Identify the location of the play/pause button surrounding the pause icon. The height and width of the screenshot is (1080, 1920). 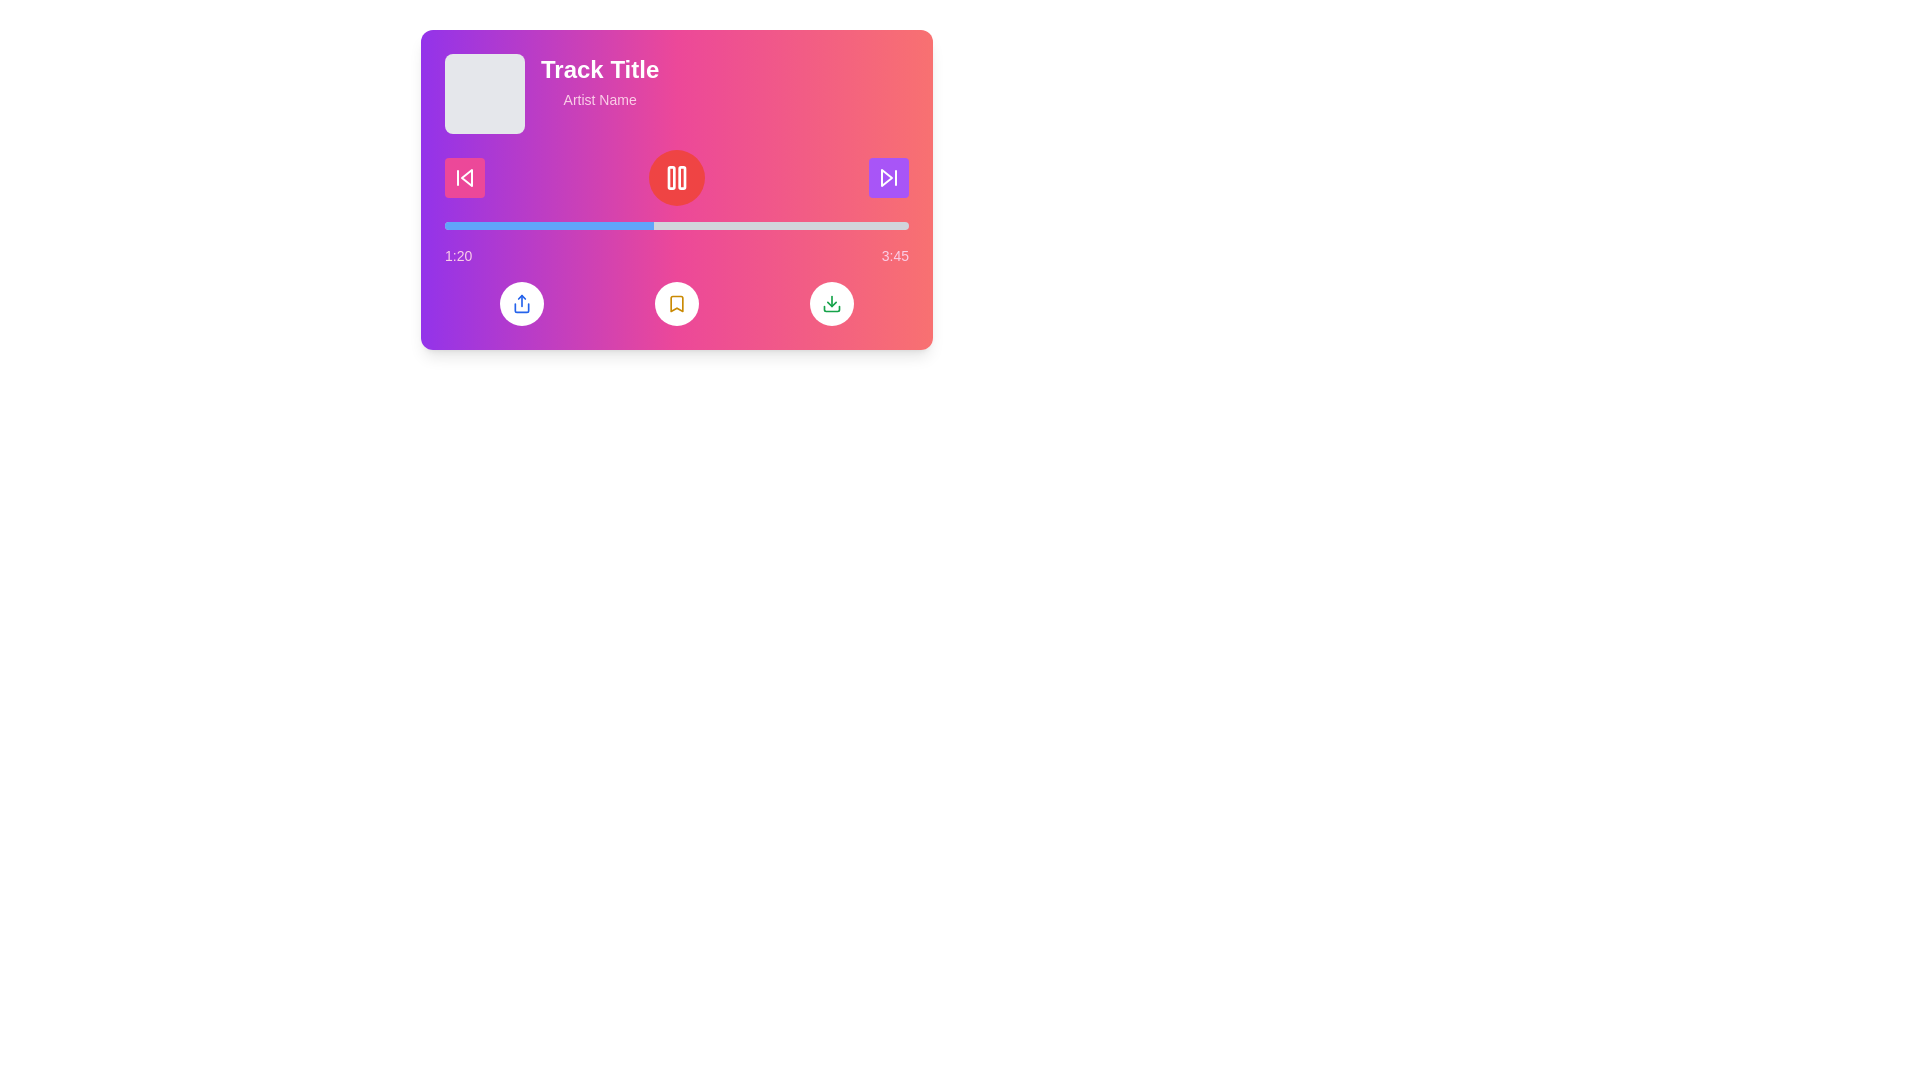
(682, 176).